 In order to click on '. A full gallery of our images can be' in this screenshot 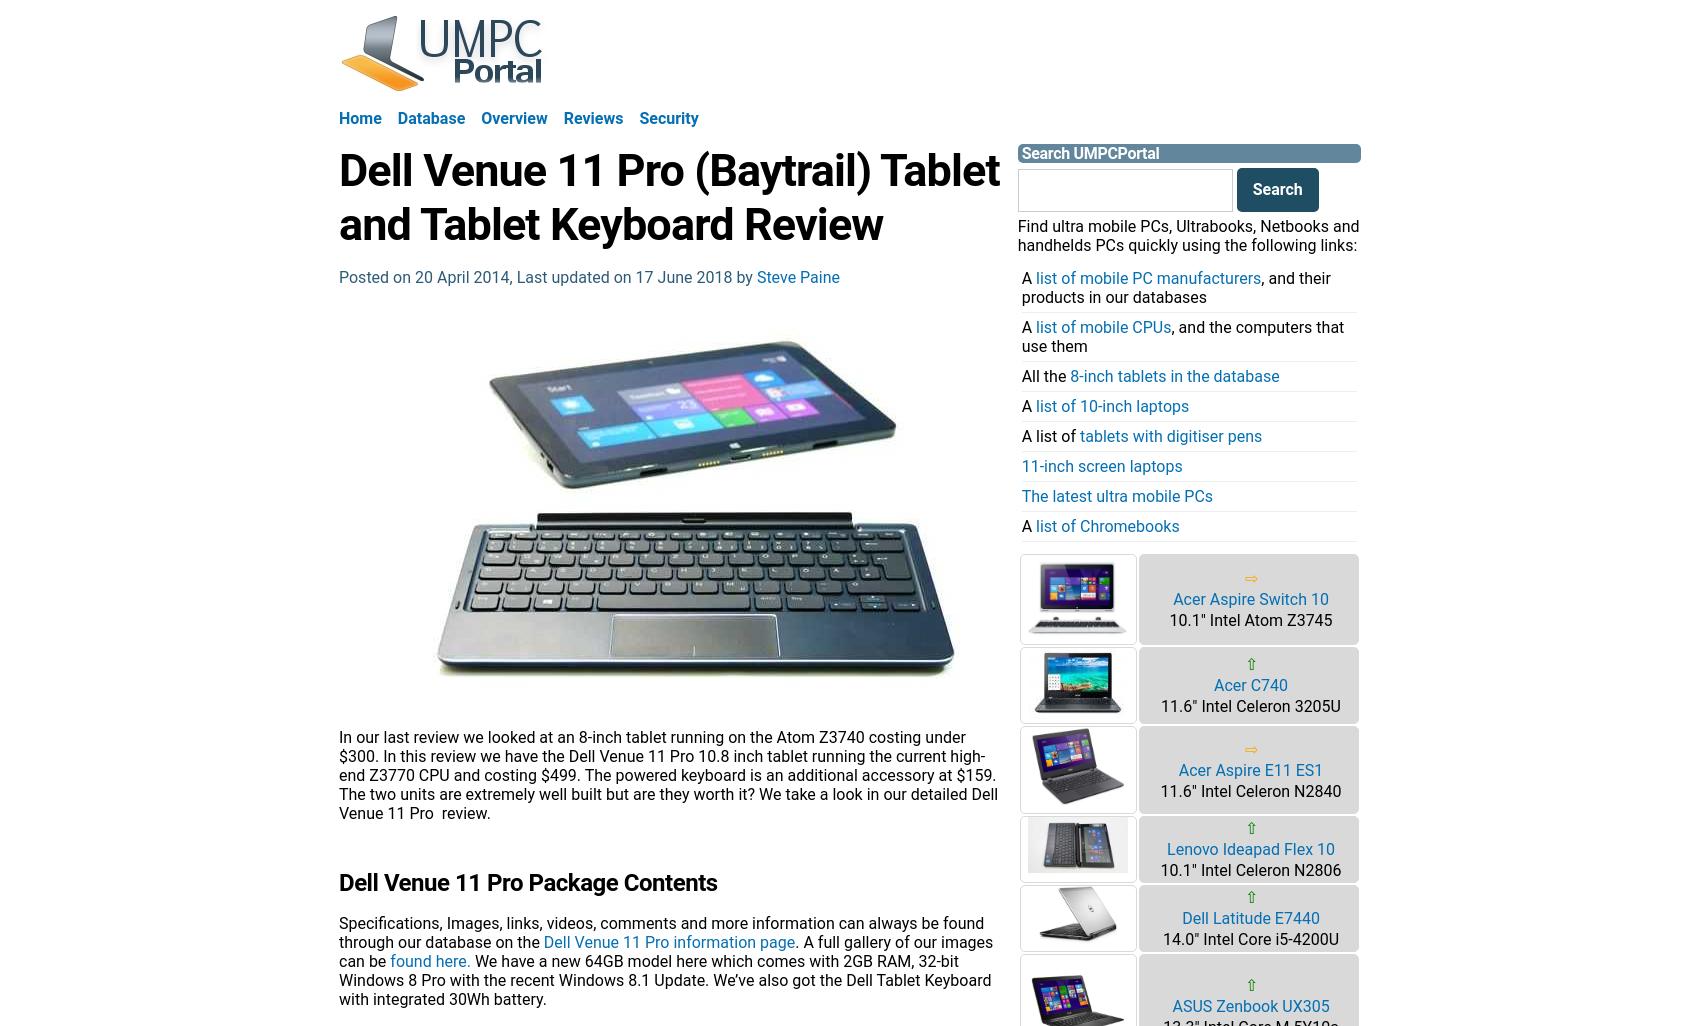, I will do `click(665, 950)`.